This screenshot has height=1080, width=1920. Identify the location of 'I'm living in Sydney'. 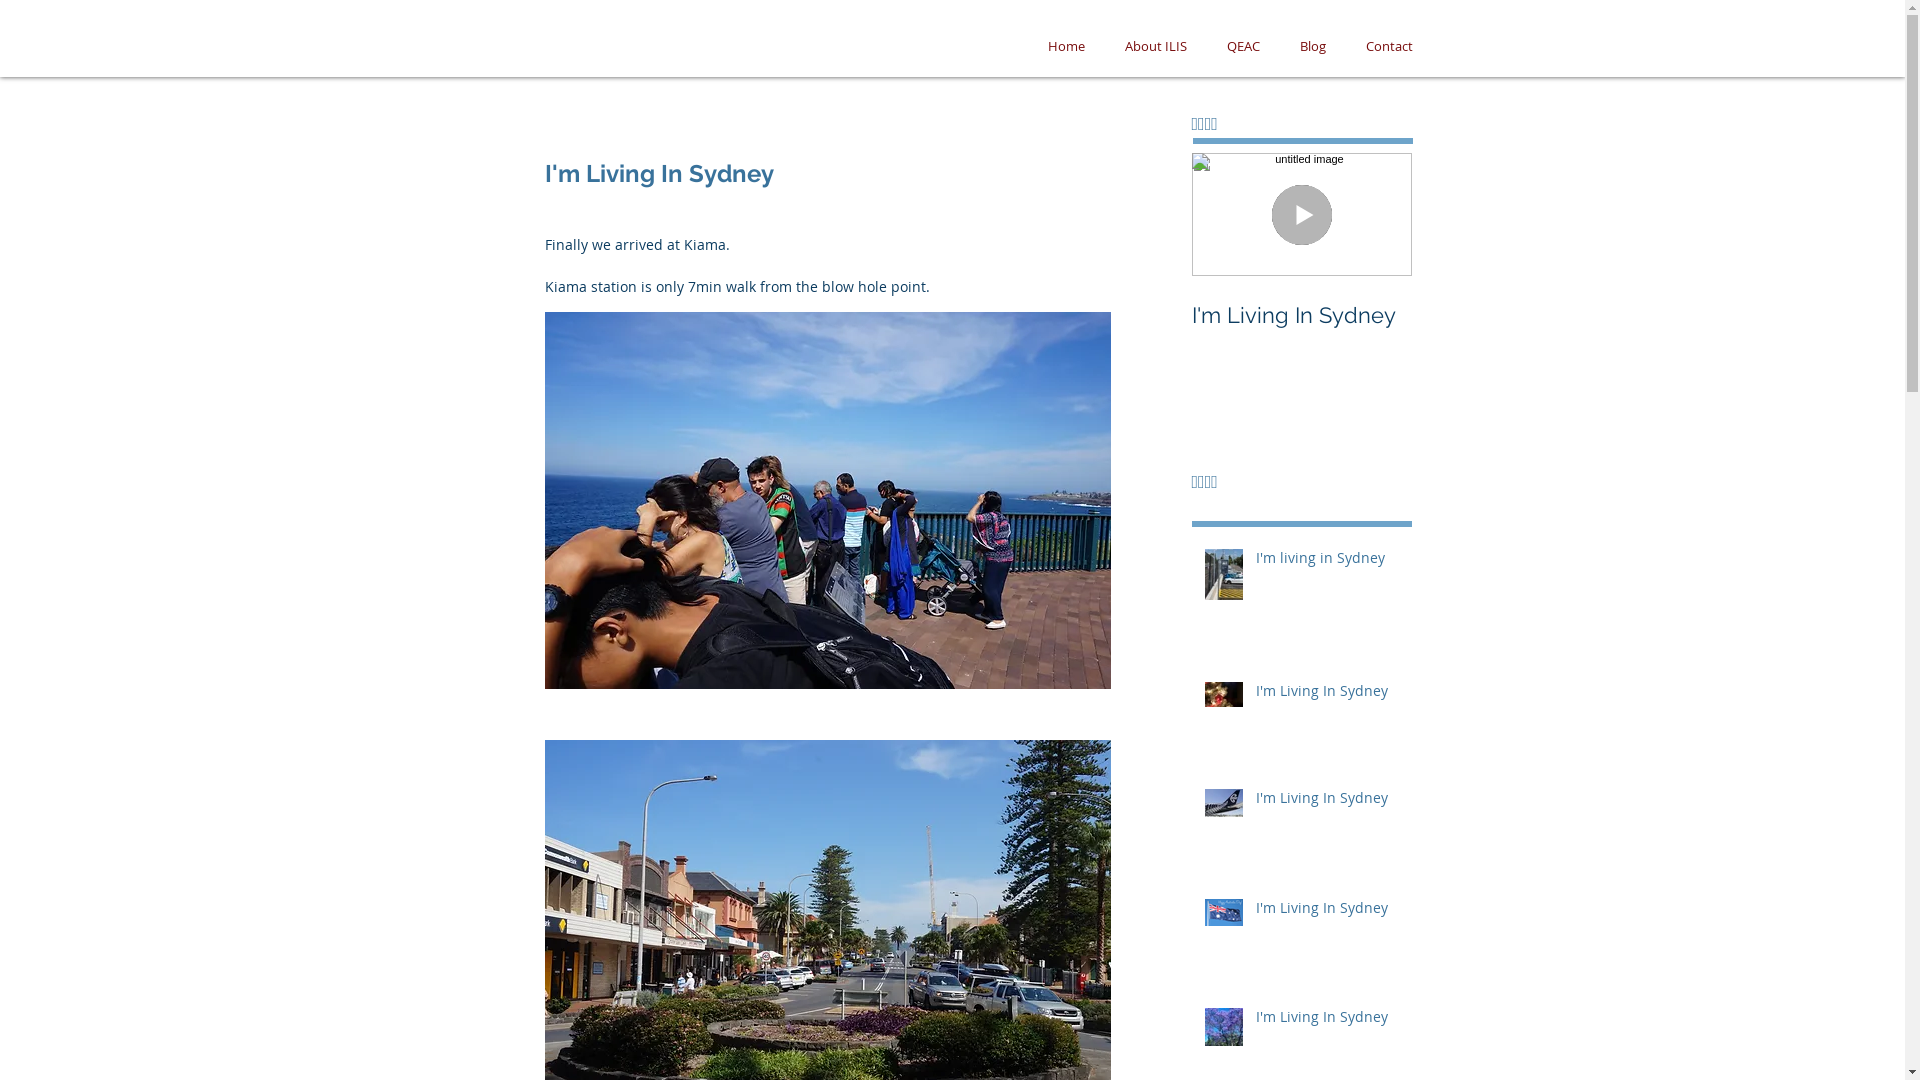
(1255, 562).